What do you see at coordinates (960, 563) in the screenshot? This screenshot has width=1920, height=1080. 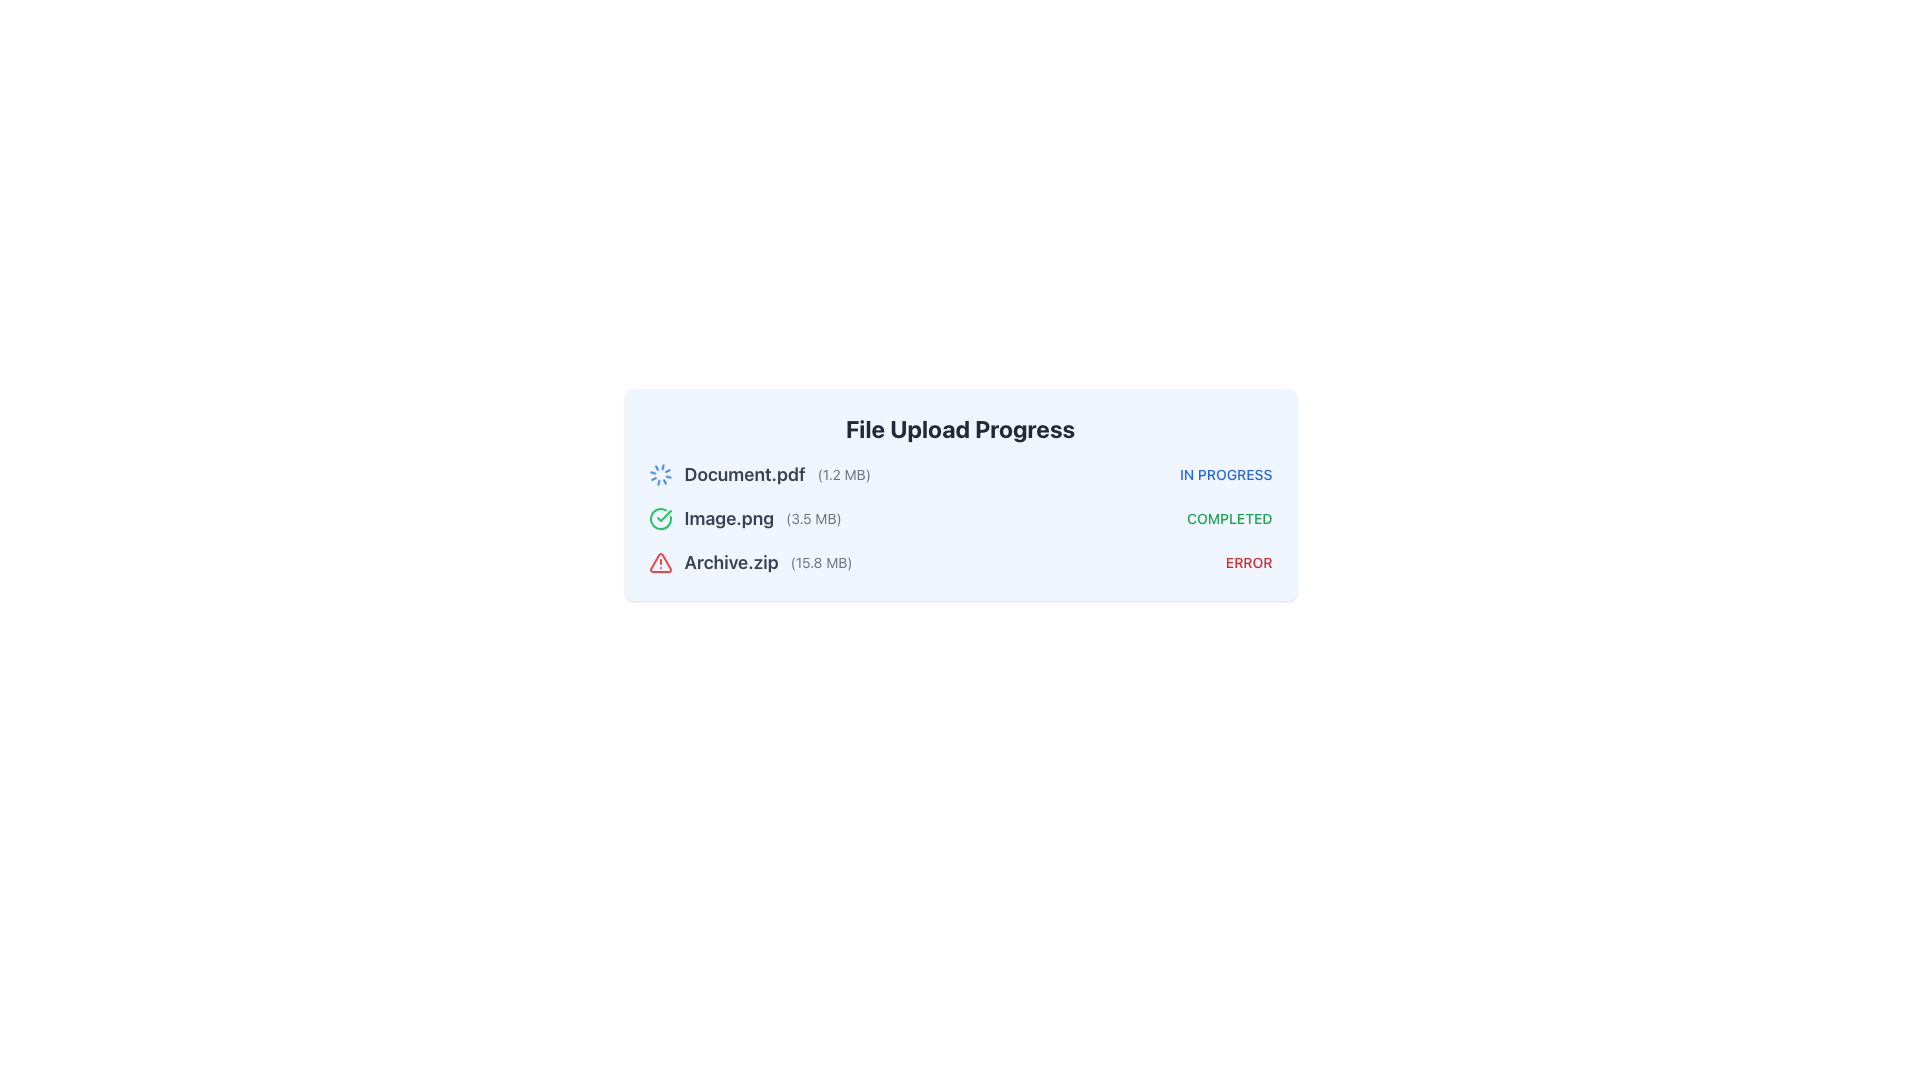 I see `status information of the file labeled 'Archive.zip' indicated by the List Item showing 'ERROR' in the file upload interface` at bounding box center [960, 563].